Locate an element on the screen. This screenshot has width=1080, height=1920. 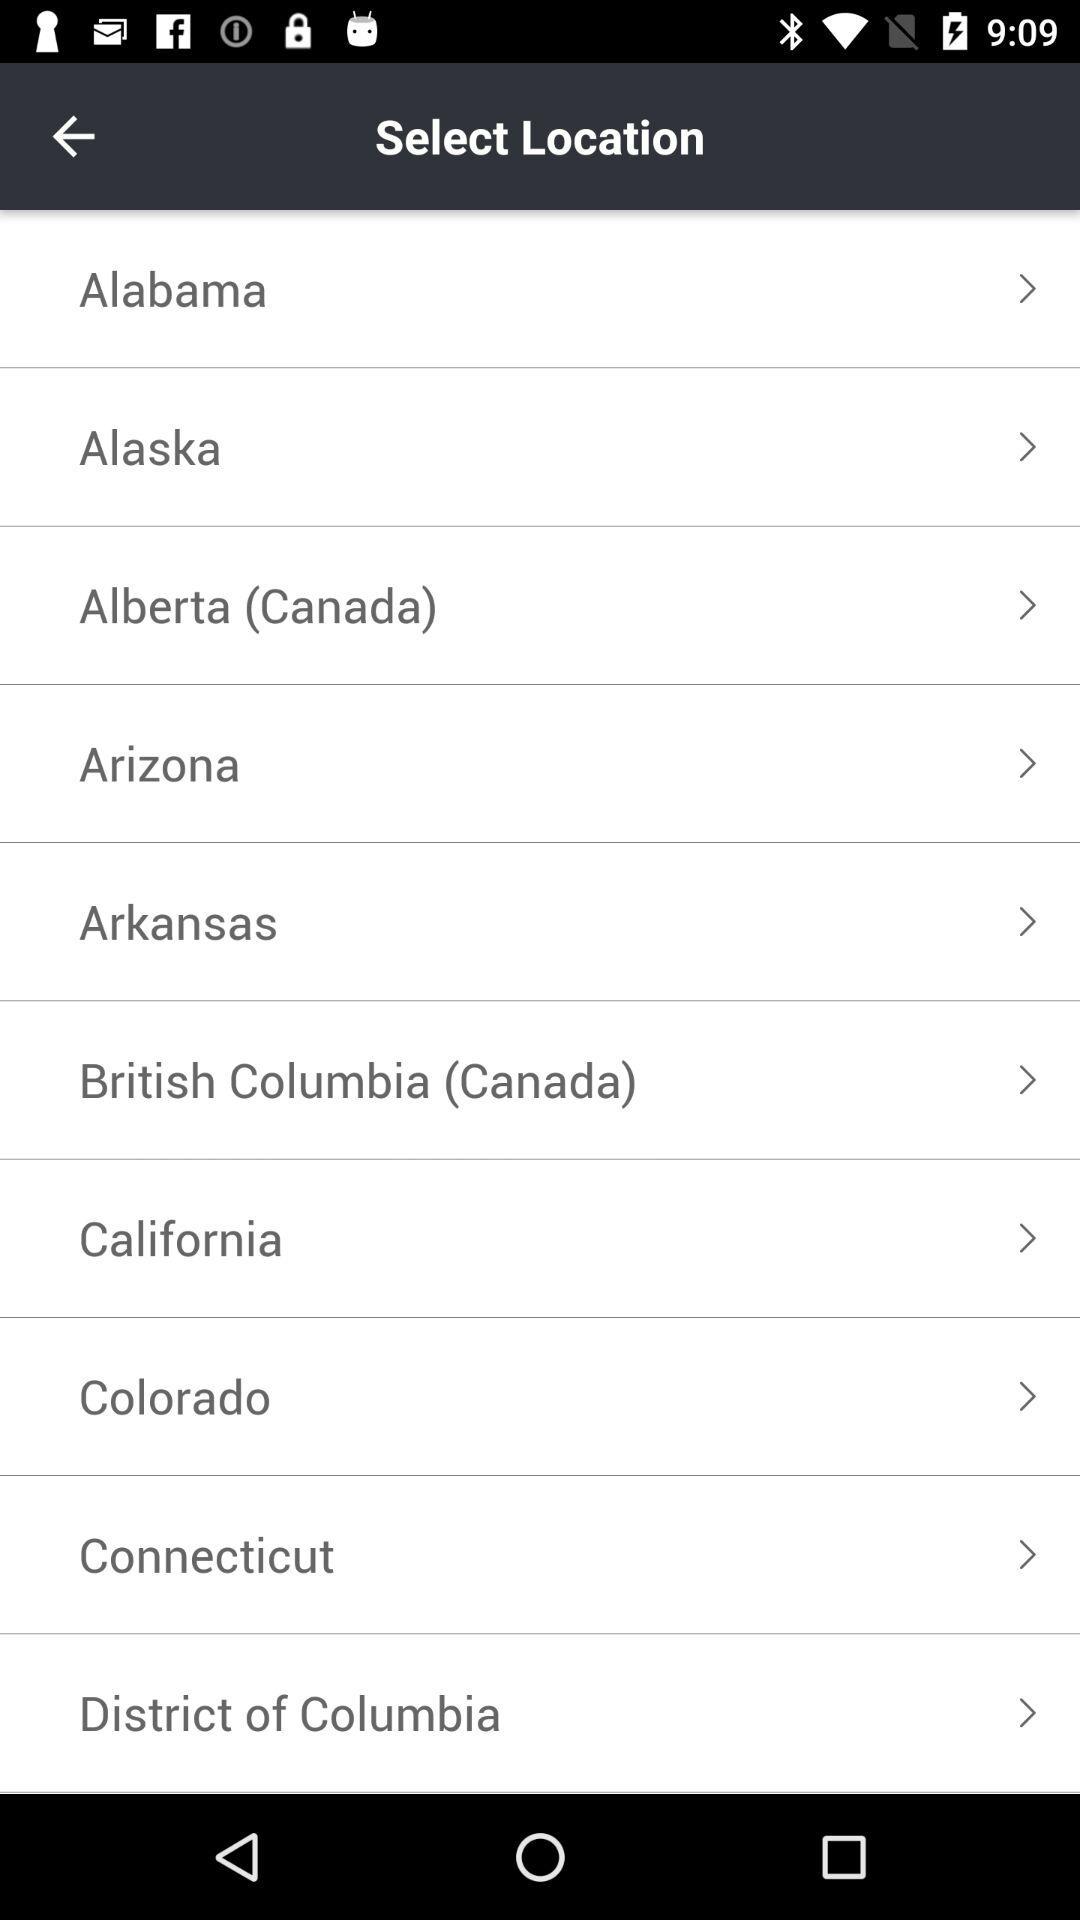
icon to the left of select location item is located at coordinates (72, 135).